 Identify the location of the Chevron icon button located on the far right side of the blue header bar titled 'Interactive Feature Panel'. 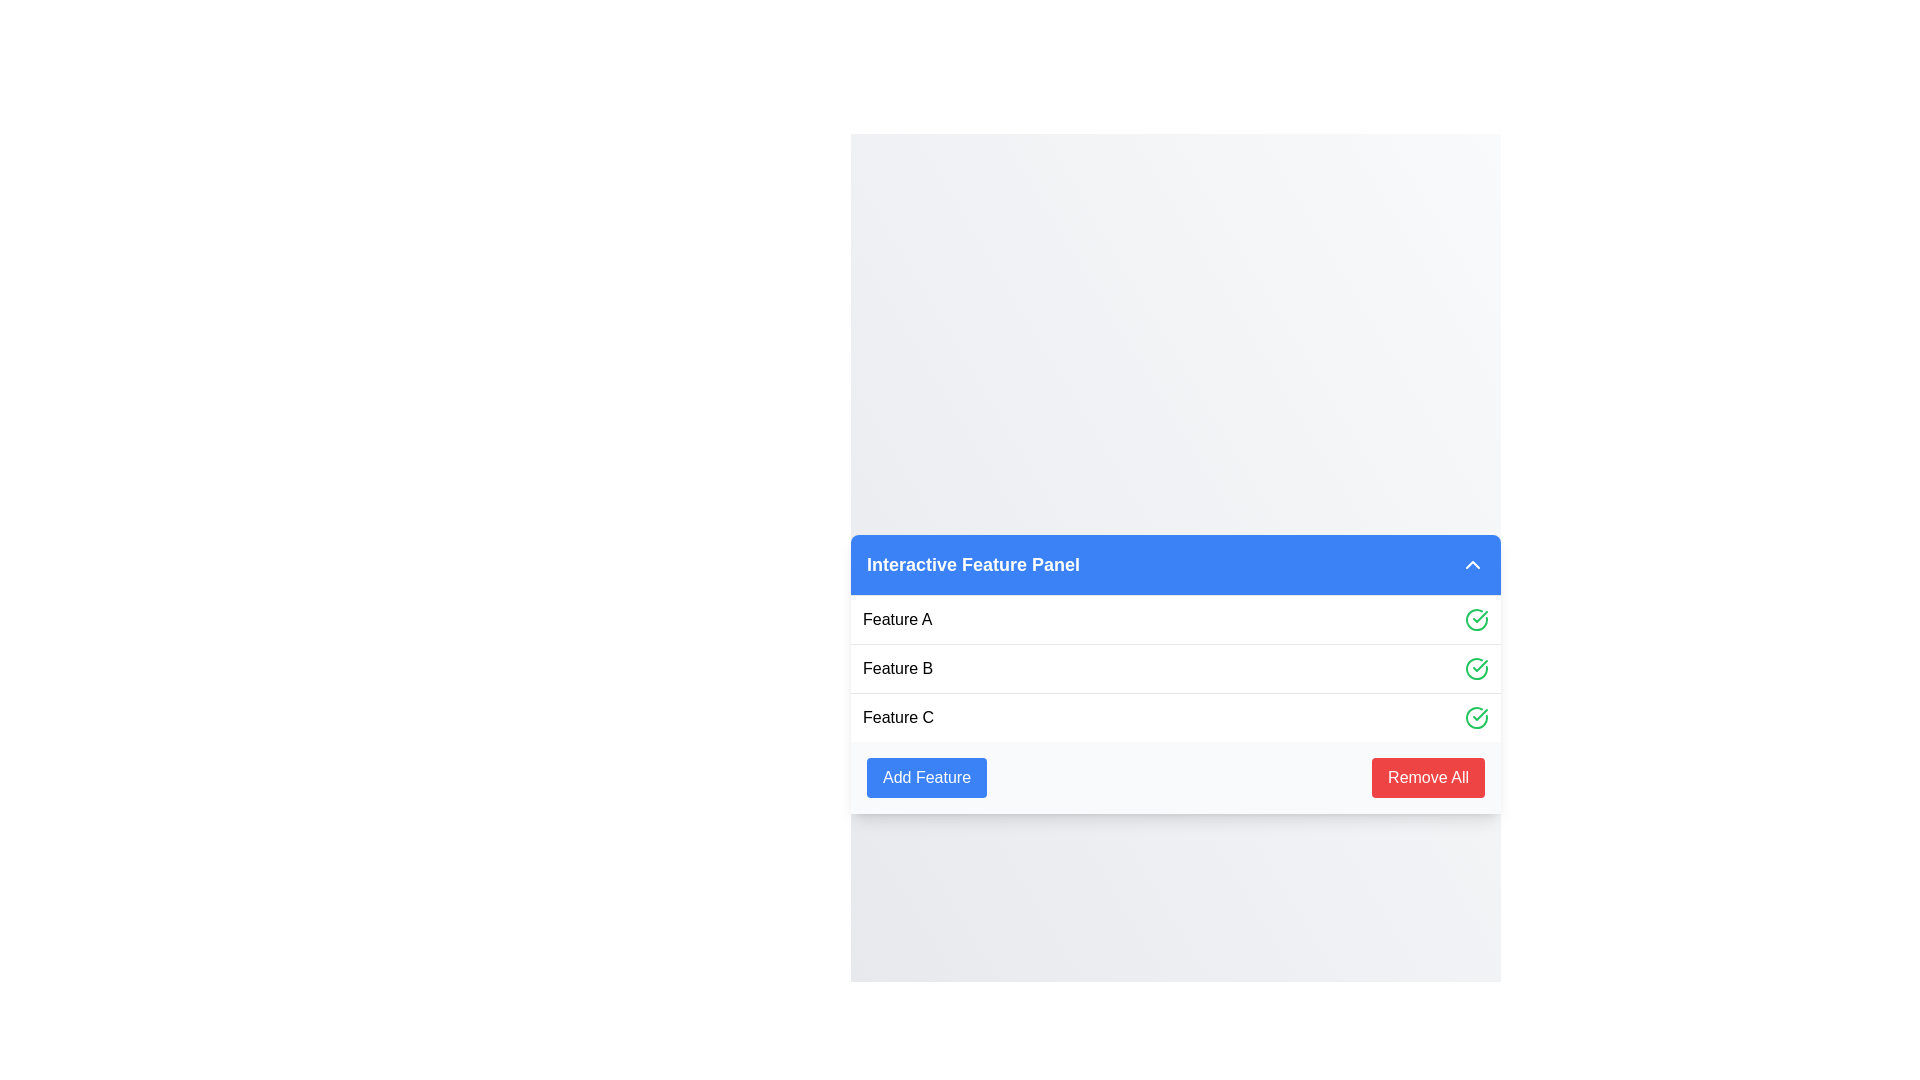
(1473, 564).